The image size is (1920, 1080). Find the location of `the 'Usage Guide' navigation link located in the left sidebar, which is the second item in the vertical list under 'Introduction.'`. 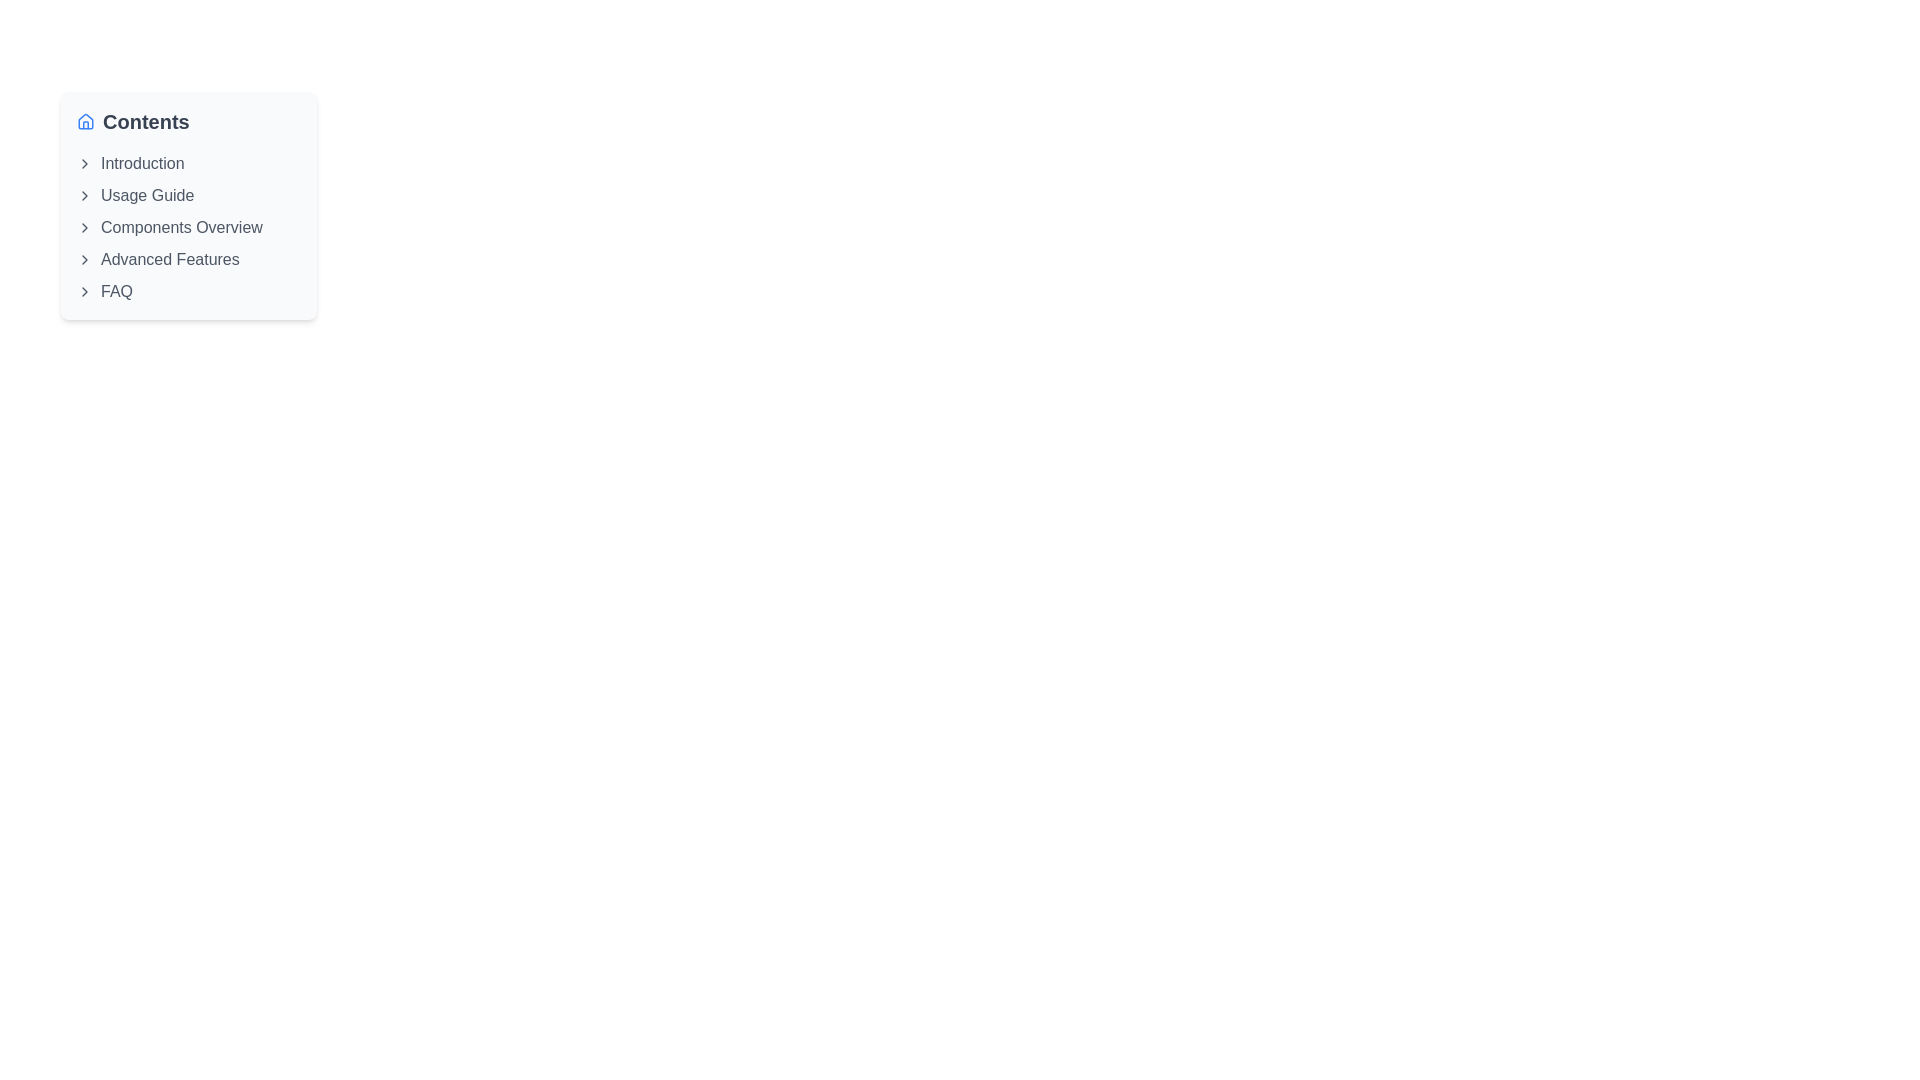

the 'Usage Guide' navigation link located in the left sidebar, which is the second item in the vertical list under 'Introduction.' is located at coordinates (188, 196).